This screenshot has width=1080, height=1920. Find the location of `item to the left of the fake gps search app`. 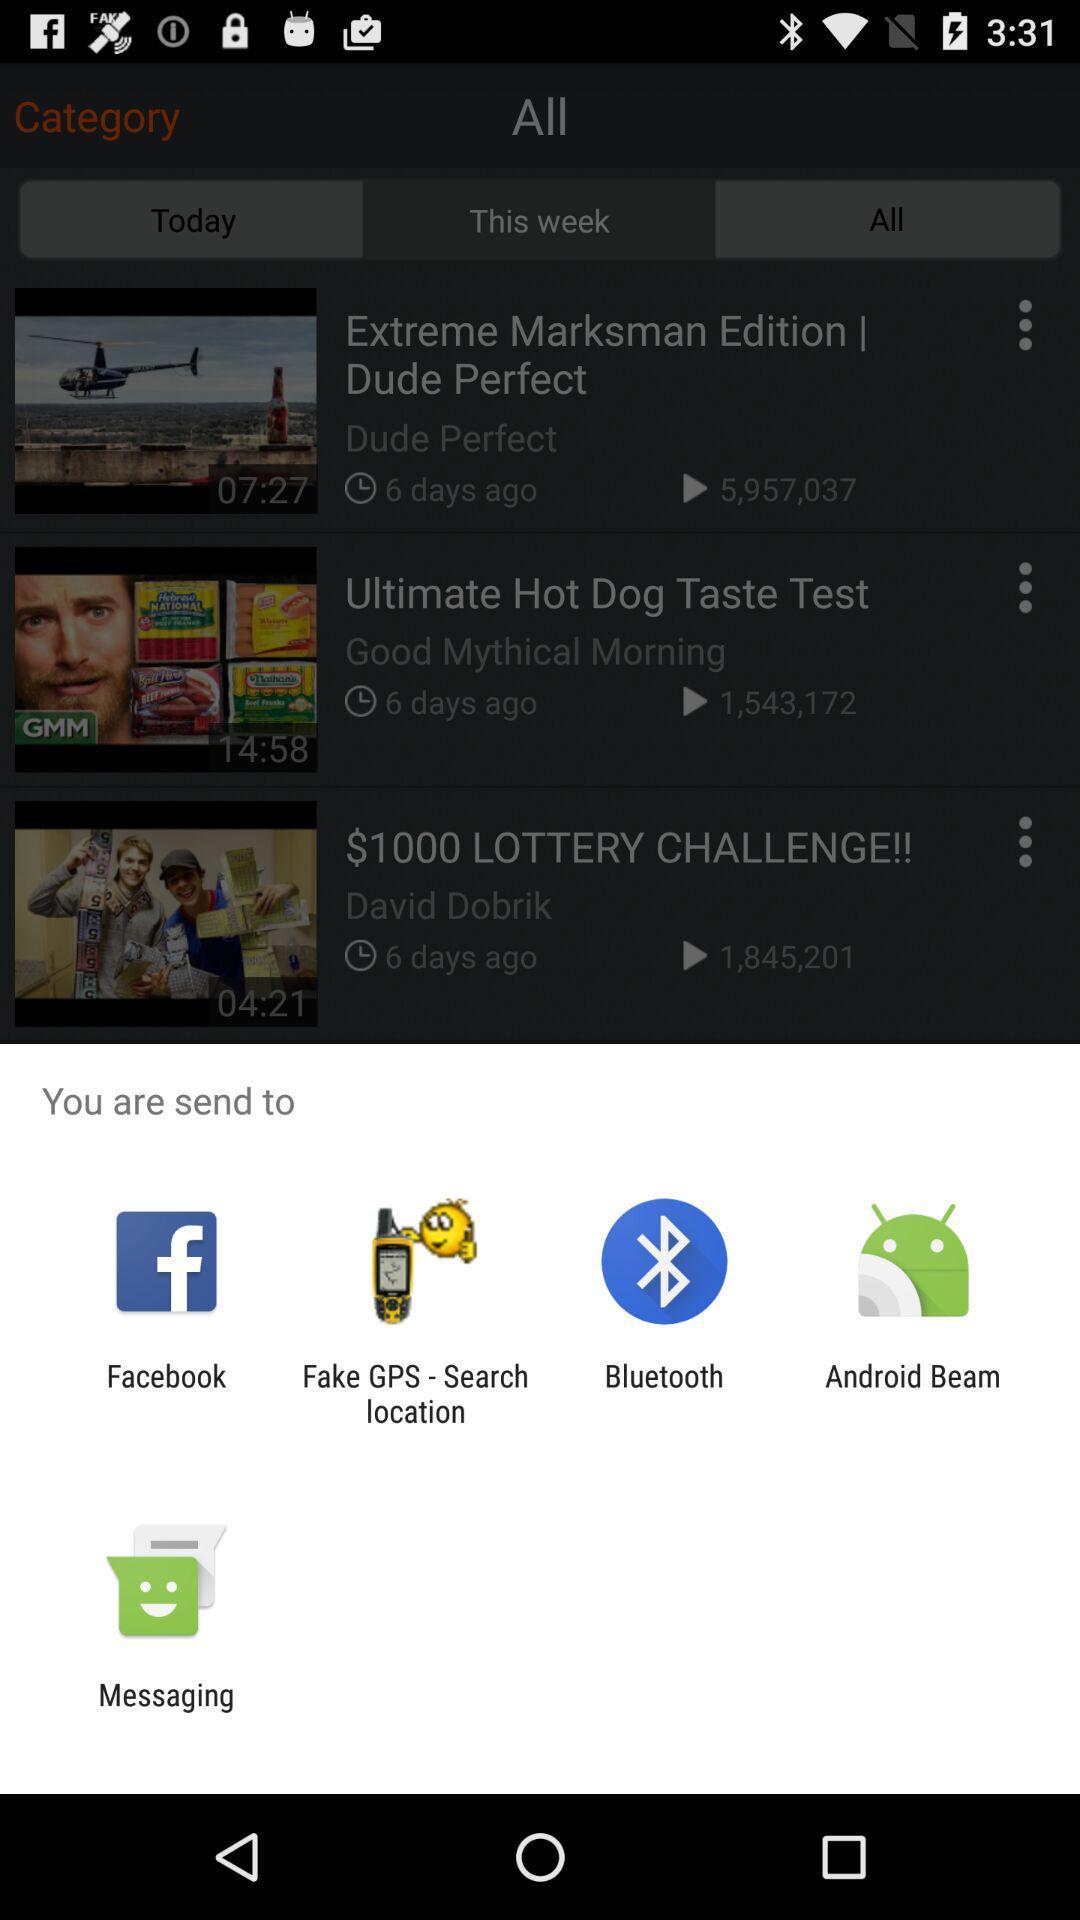

item to the left of the fake gps search app is located at coordinates (165, 1392).